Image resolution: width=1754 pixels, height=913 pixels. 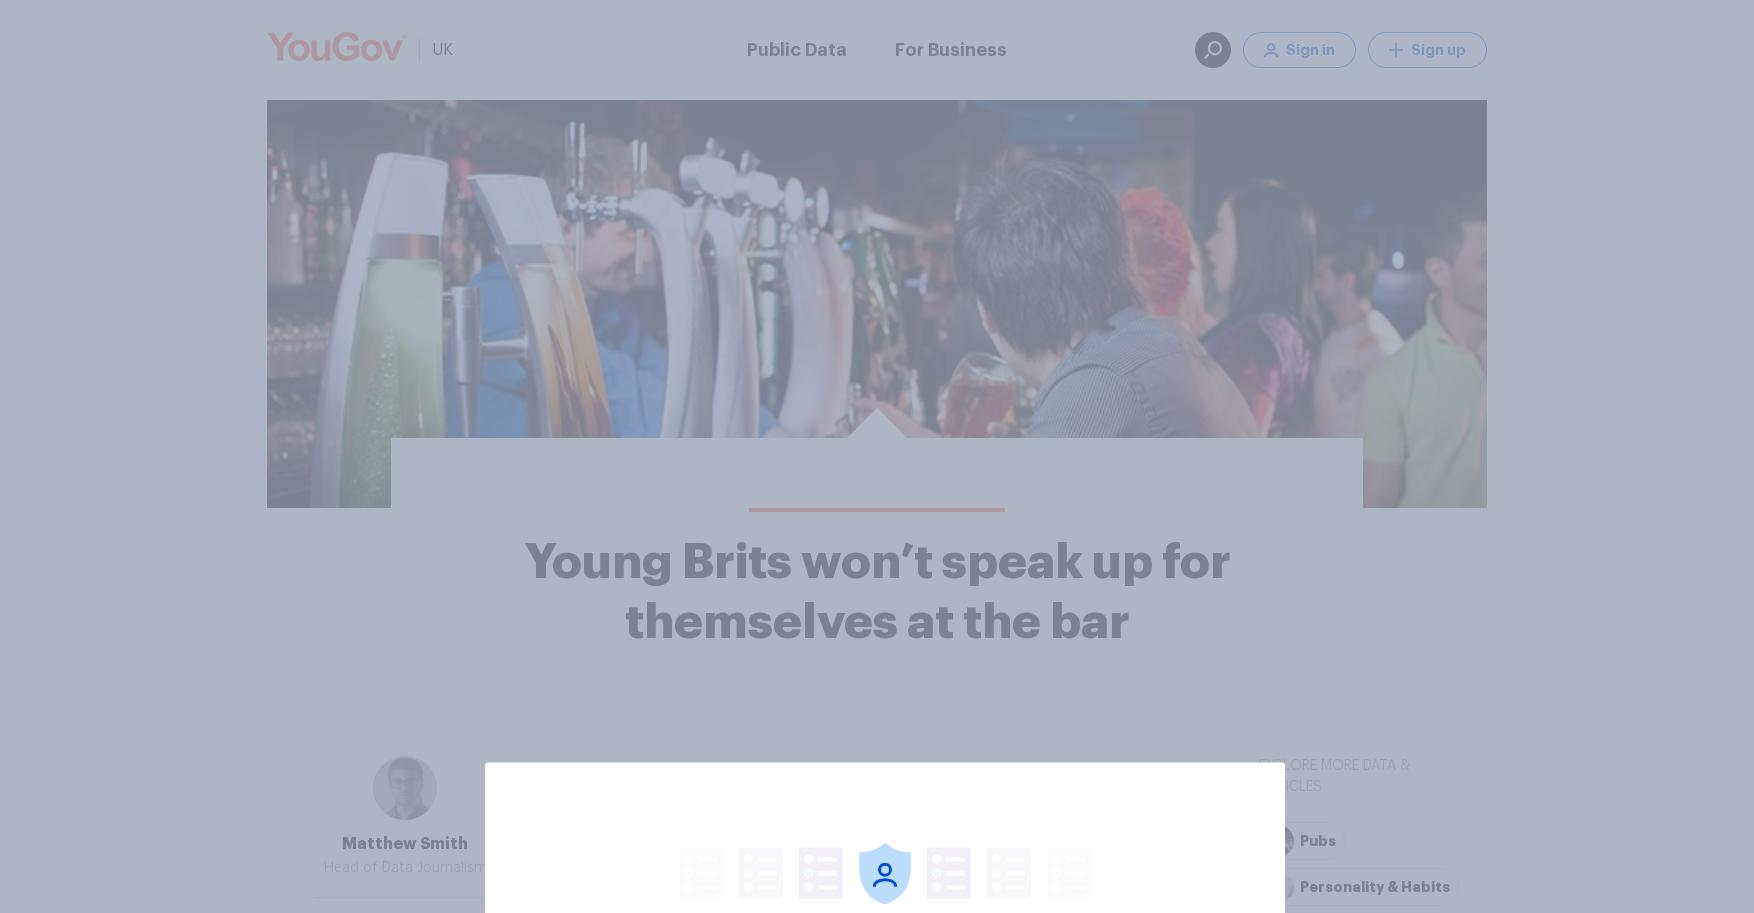 What do you see at coordinates (951, 48) in the screenshot?
I see `'For Business'` at bounding box center [951, 48].